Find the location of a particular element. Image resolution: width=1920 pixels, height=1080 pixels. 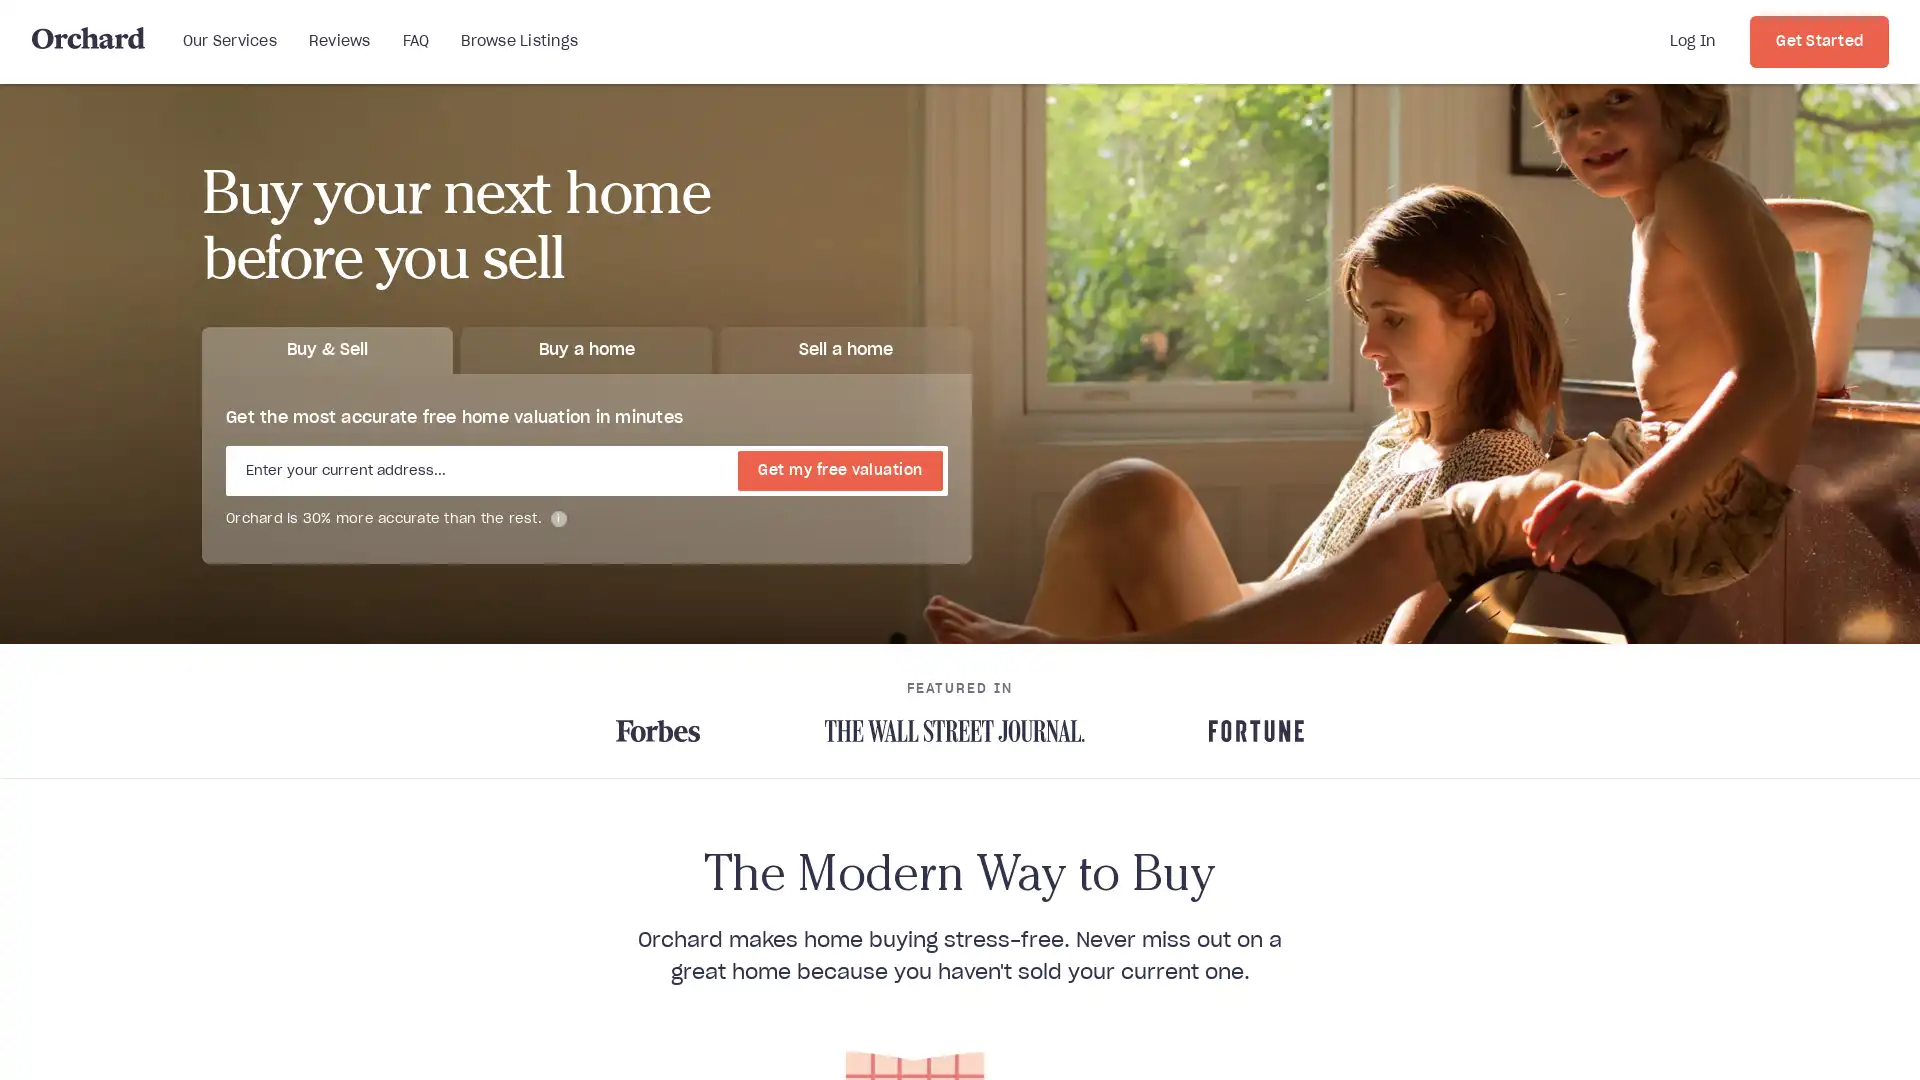

Need help? is located at coordinates (1819, 1034).